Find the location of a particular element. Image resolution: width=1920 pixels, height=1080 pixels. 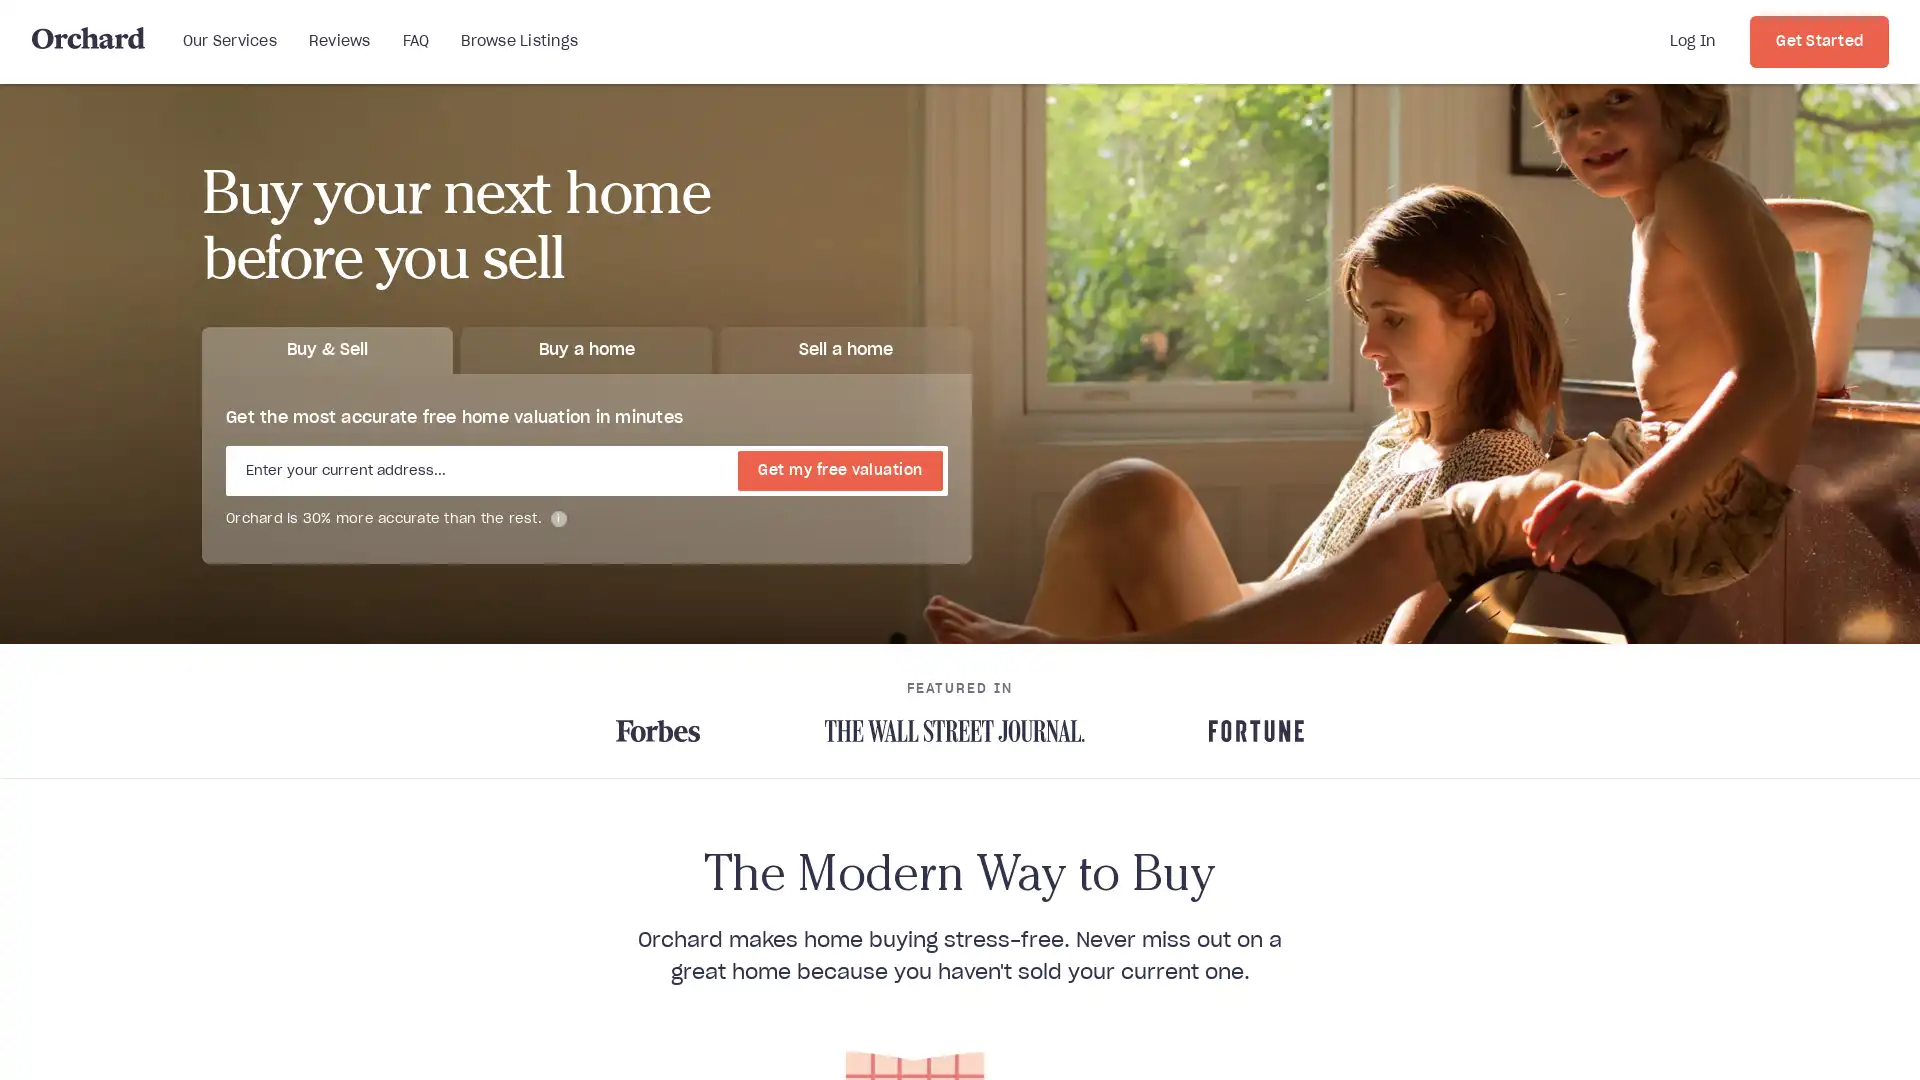

Need help? is located at coordinates (1819, 1034).